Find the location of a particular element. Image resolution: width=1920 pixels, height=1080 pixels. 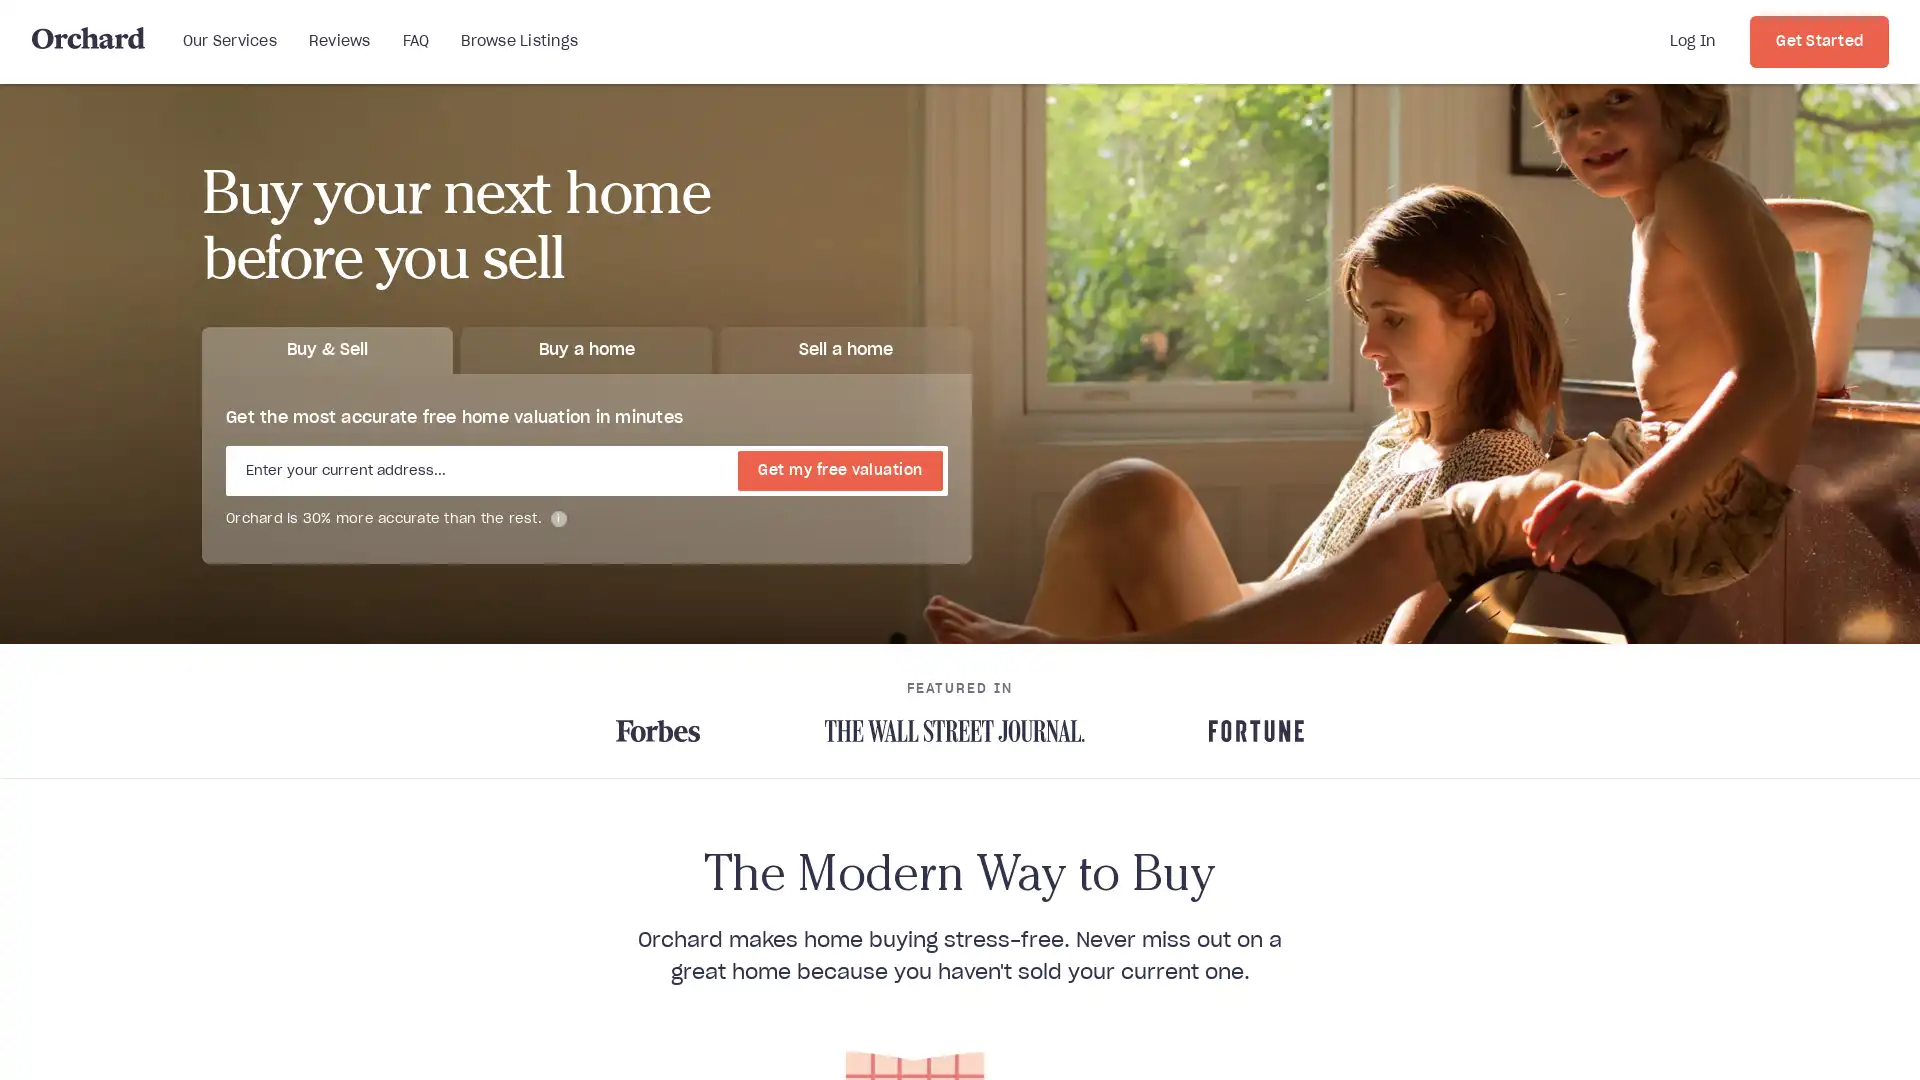

Need help? is located at coordinates (1819, 1034).